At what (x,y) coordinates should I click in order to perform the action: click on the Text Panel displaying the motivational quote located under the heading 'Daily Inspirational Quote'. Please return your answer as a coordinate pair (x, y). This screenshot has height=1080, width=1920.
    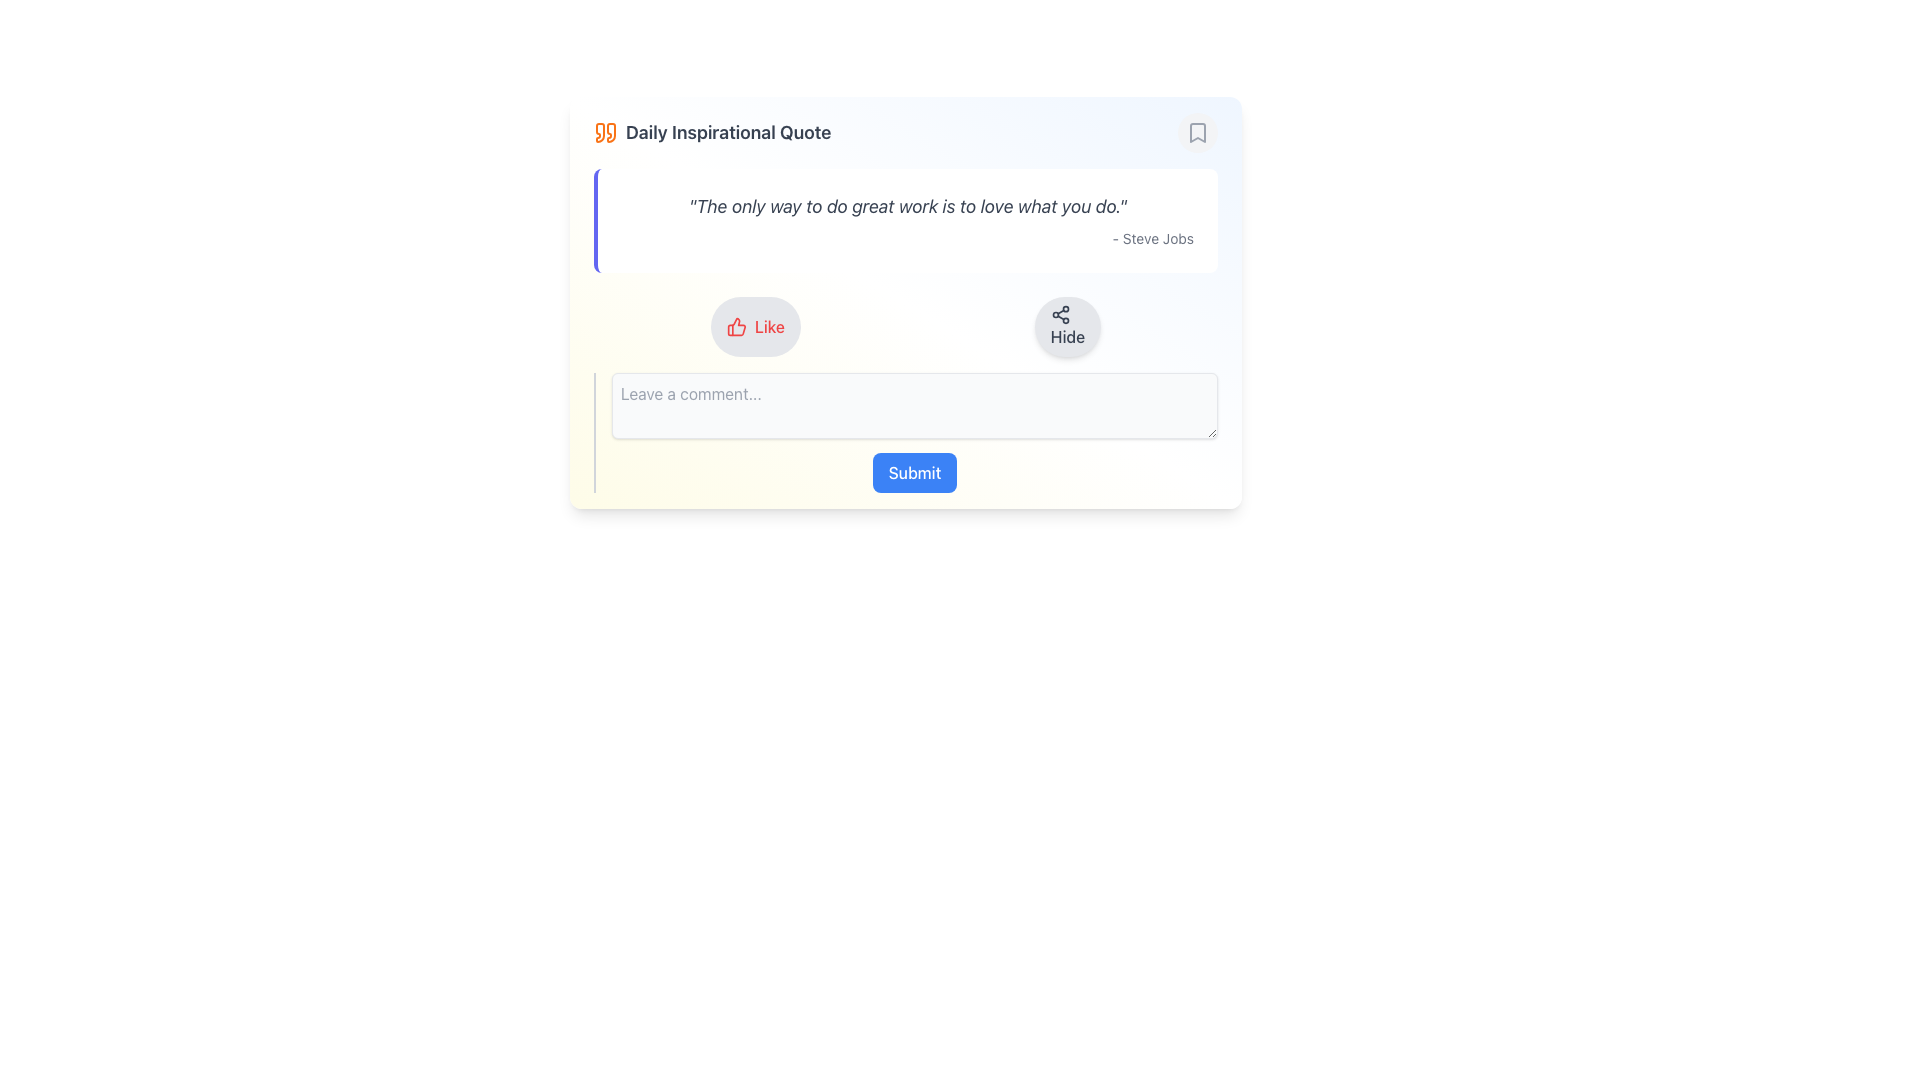
    Looking at the image, I should click on (905, 220).